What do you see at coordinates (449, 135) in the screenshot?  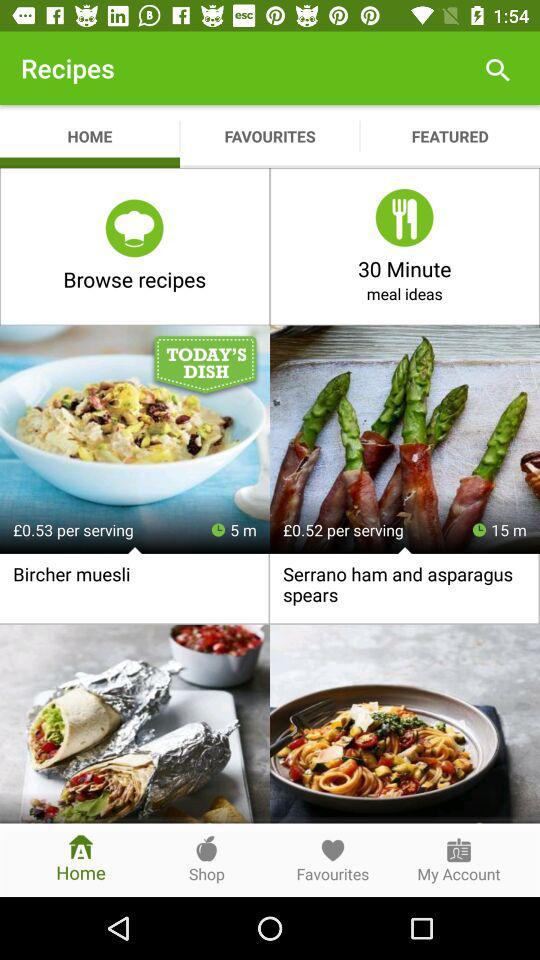 I see `featured item` at bounding box center [449, 135].